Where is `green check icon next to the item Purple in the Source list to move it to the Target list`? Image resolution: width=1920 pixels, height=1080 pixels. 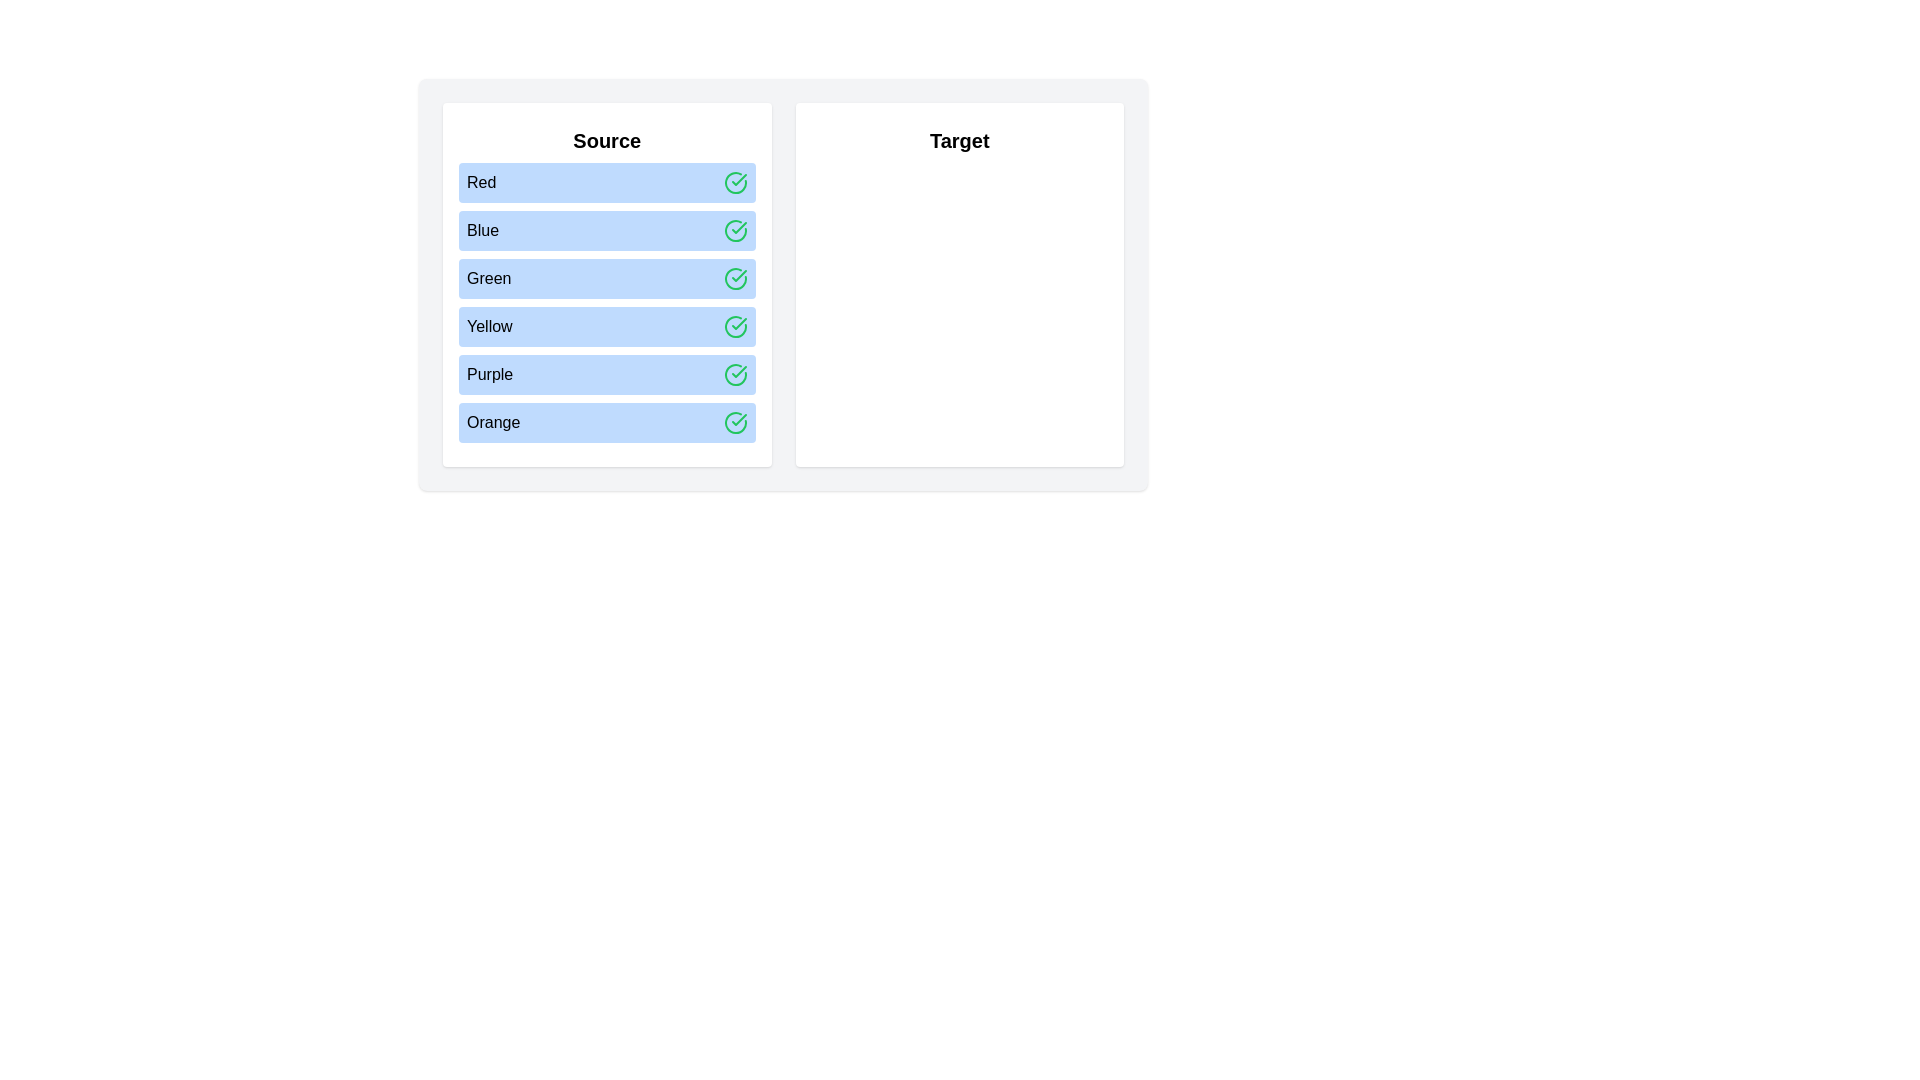 green check icon next to the item Purple in the Source list to move it to the Target list is located at coordinates (734, 374).